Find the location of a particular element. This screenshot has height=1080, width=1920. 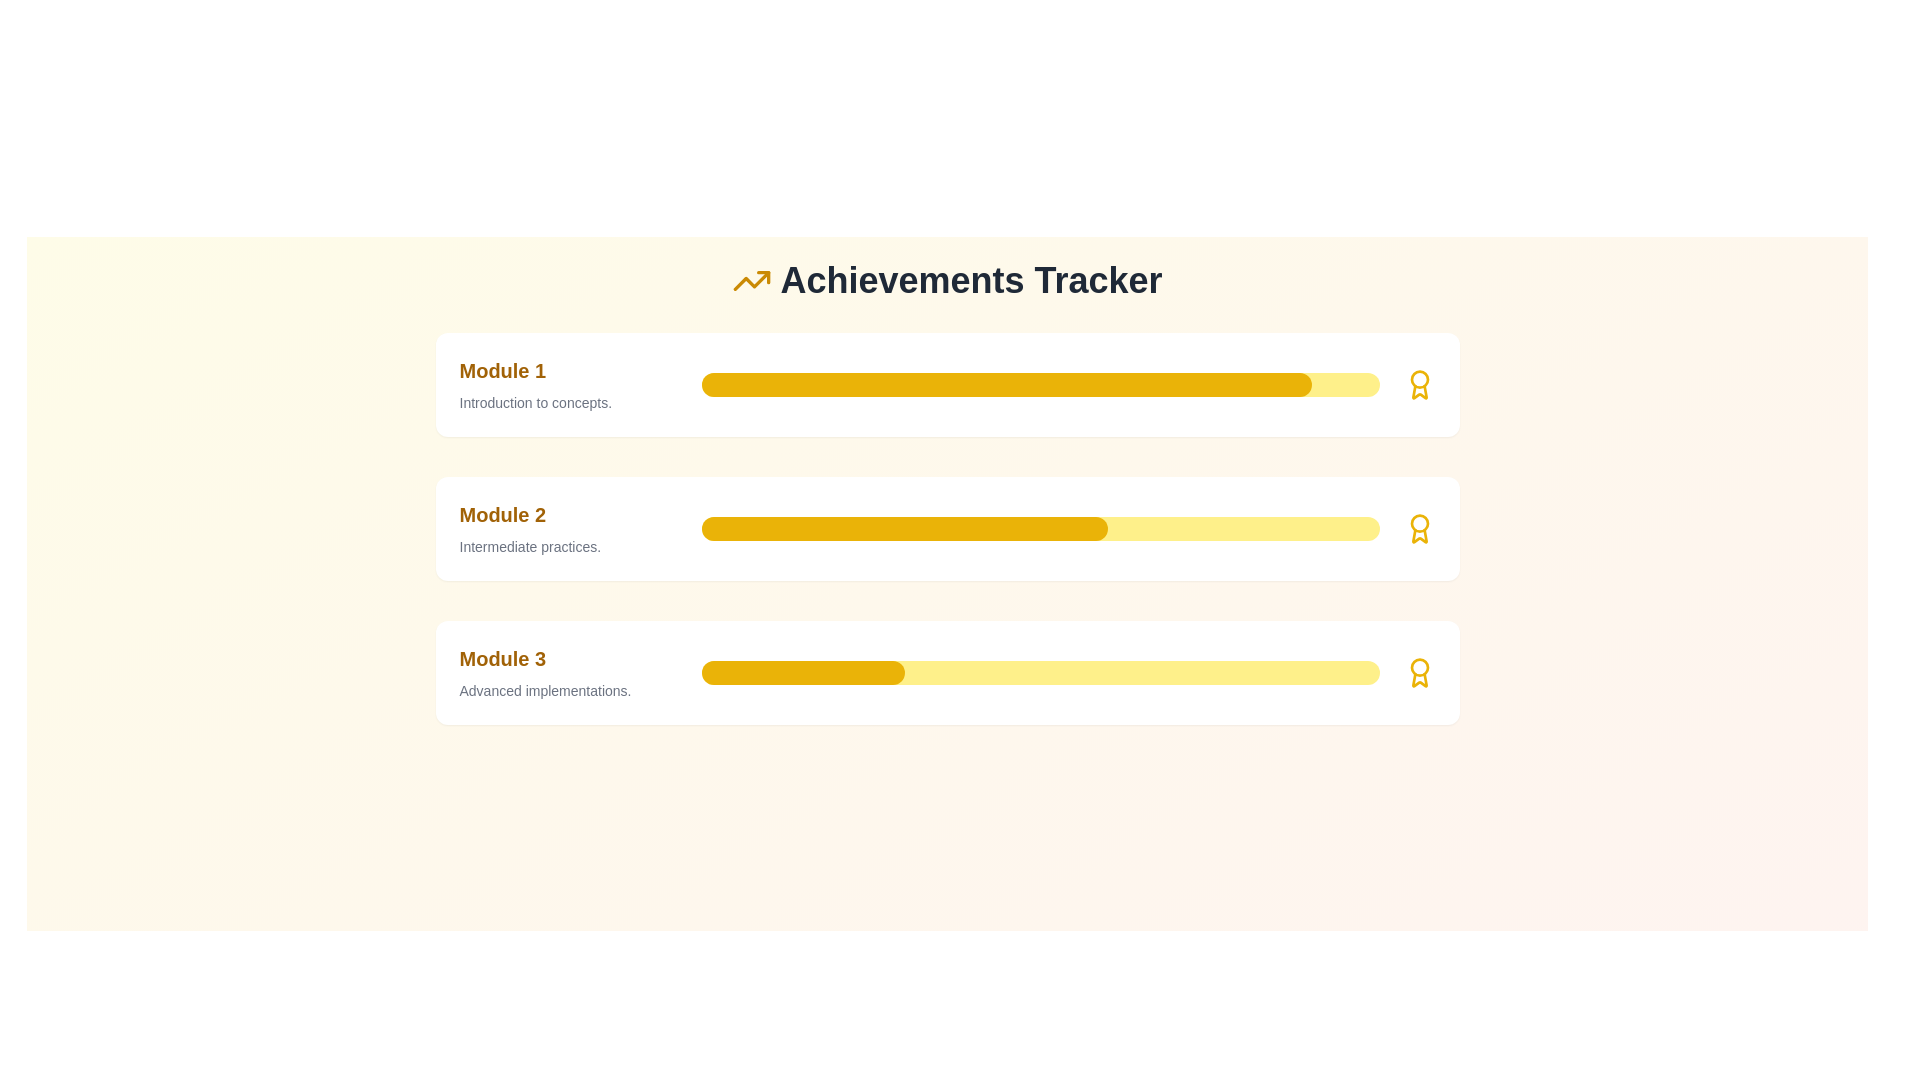

the yellow badge icon representing the achievement for Module 1, located at the far right of the progress bars is located at coordinates (1418, 679).